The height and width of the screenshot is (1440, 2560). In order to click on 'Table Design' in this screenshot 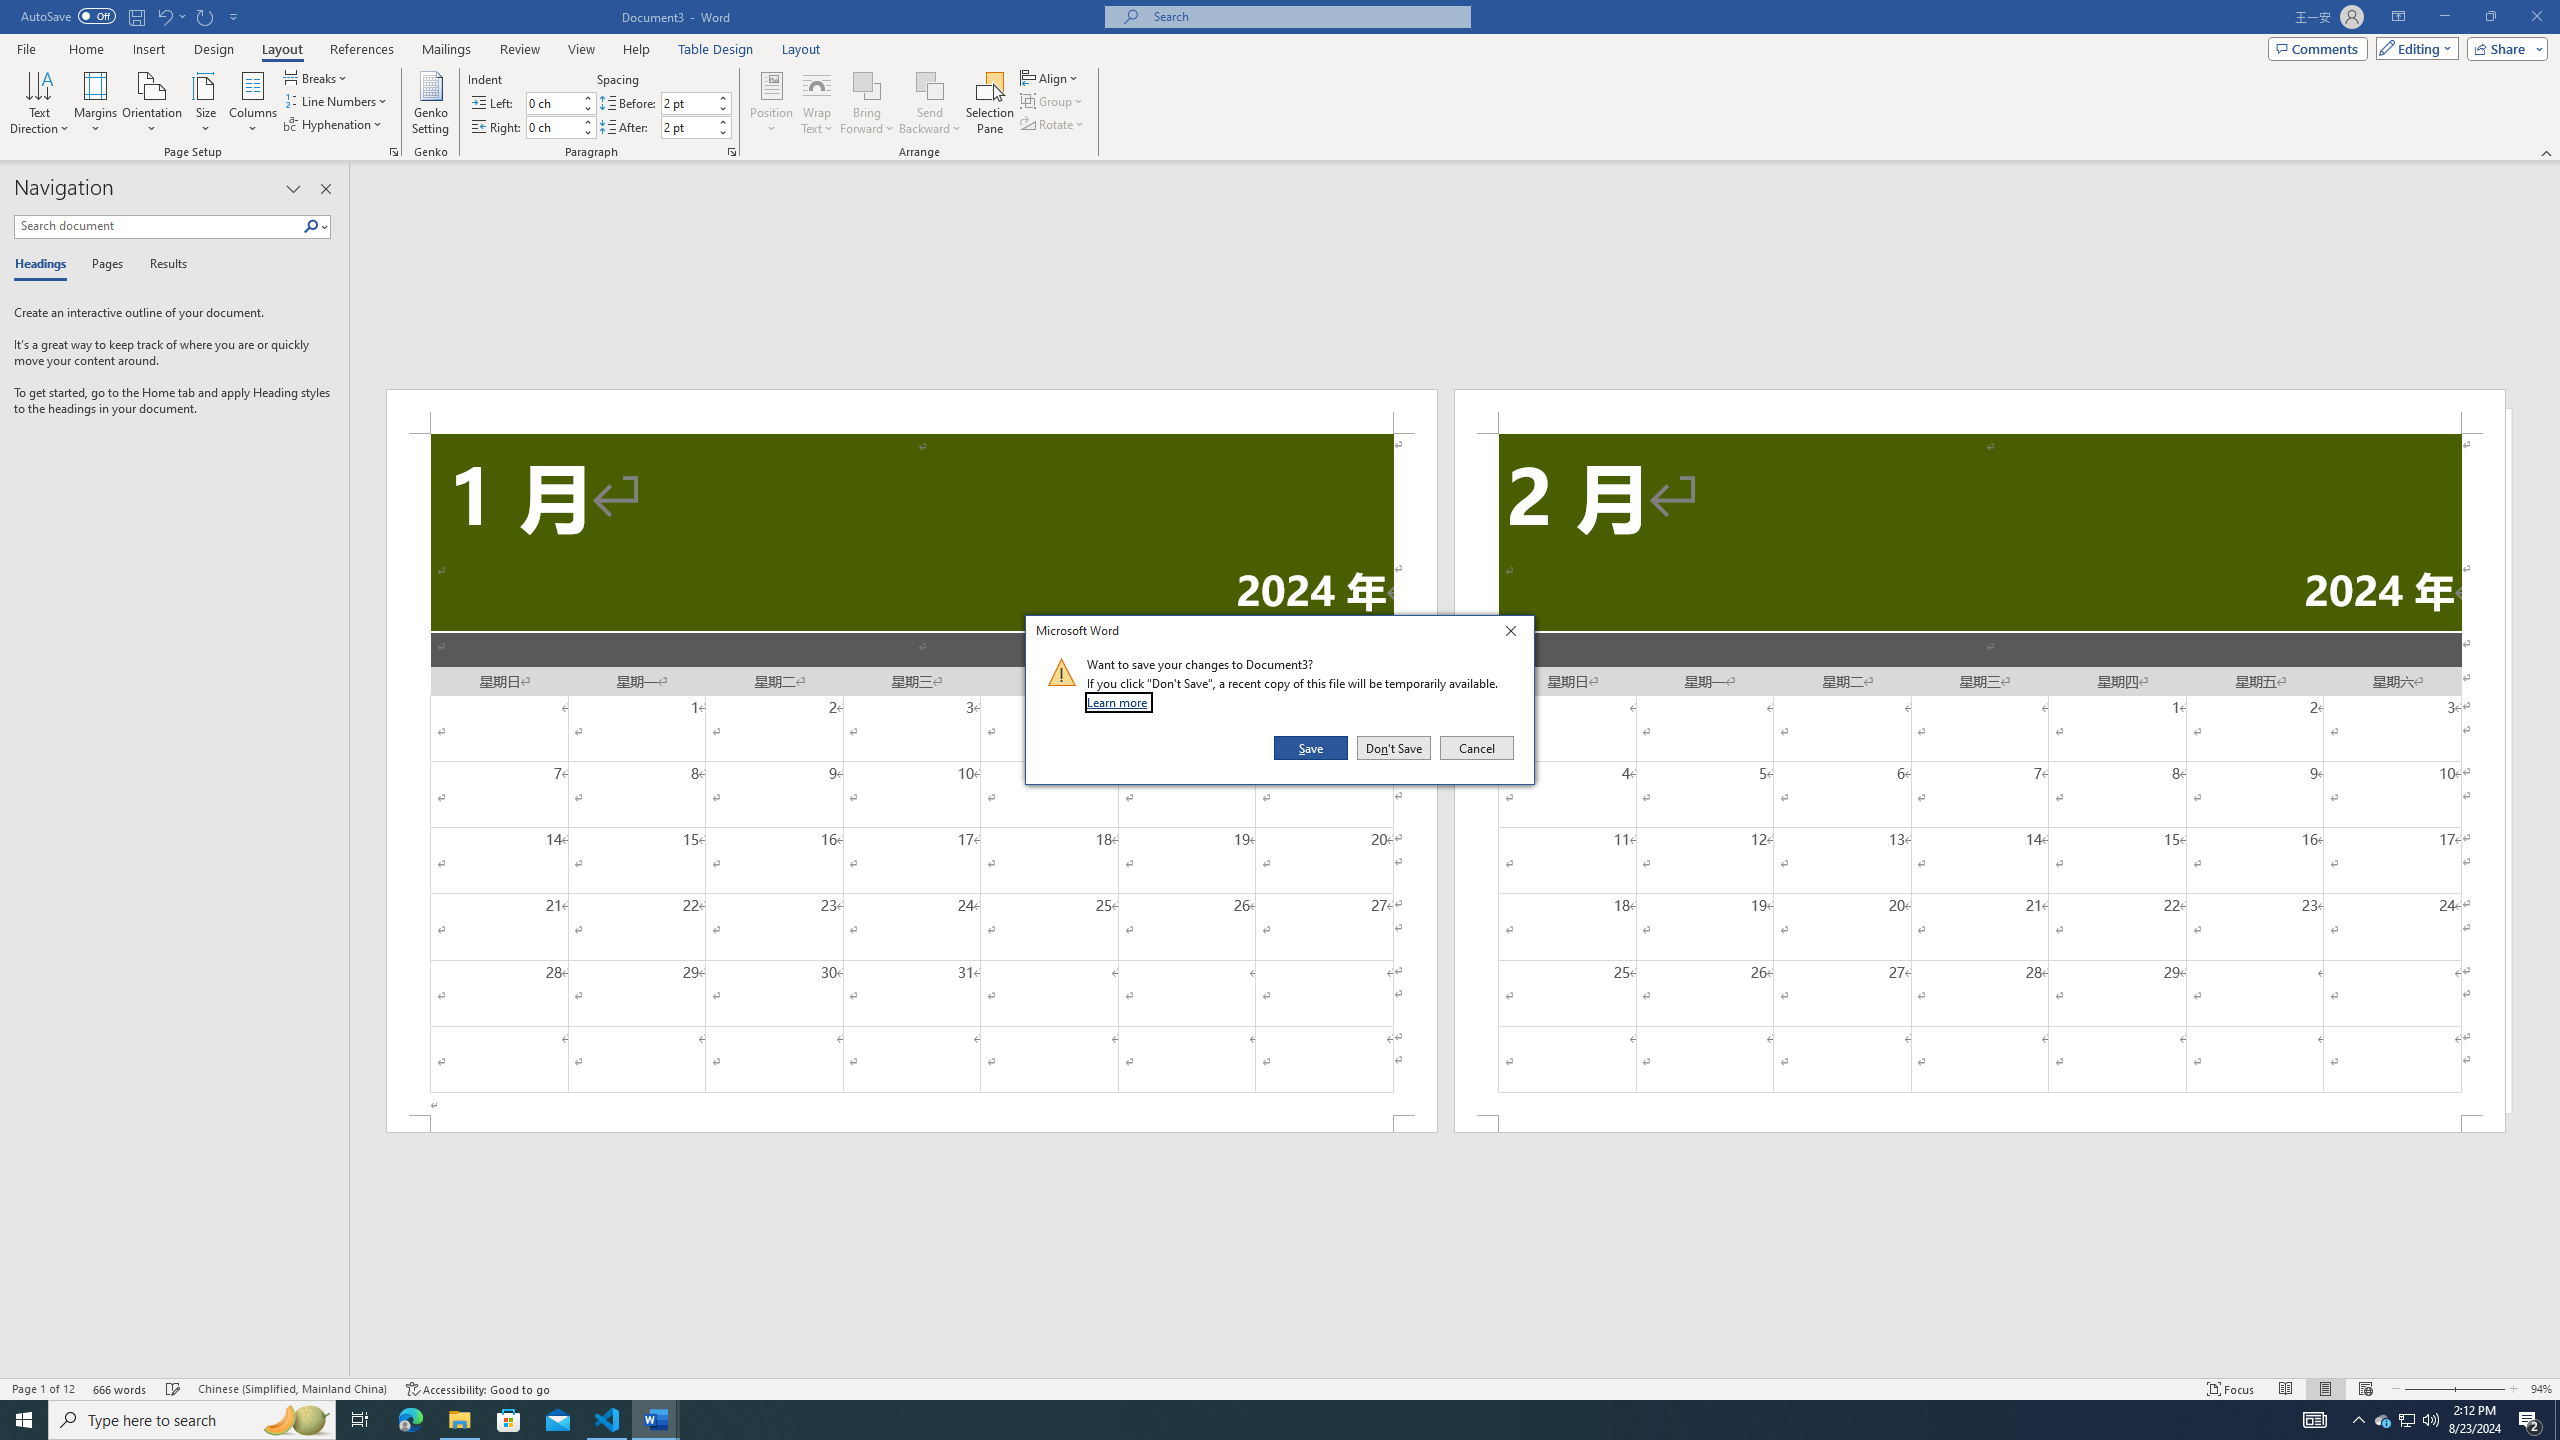, I will do `click(716, 49)`.